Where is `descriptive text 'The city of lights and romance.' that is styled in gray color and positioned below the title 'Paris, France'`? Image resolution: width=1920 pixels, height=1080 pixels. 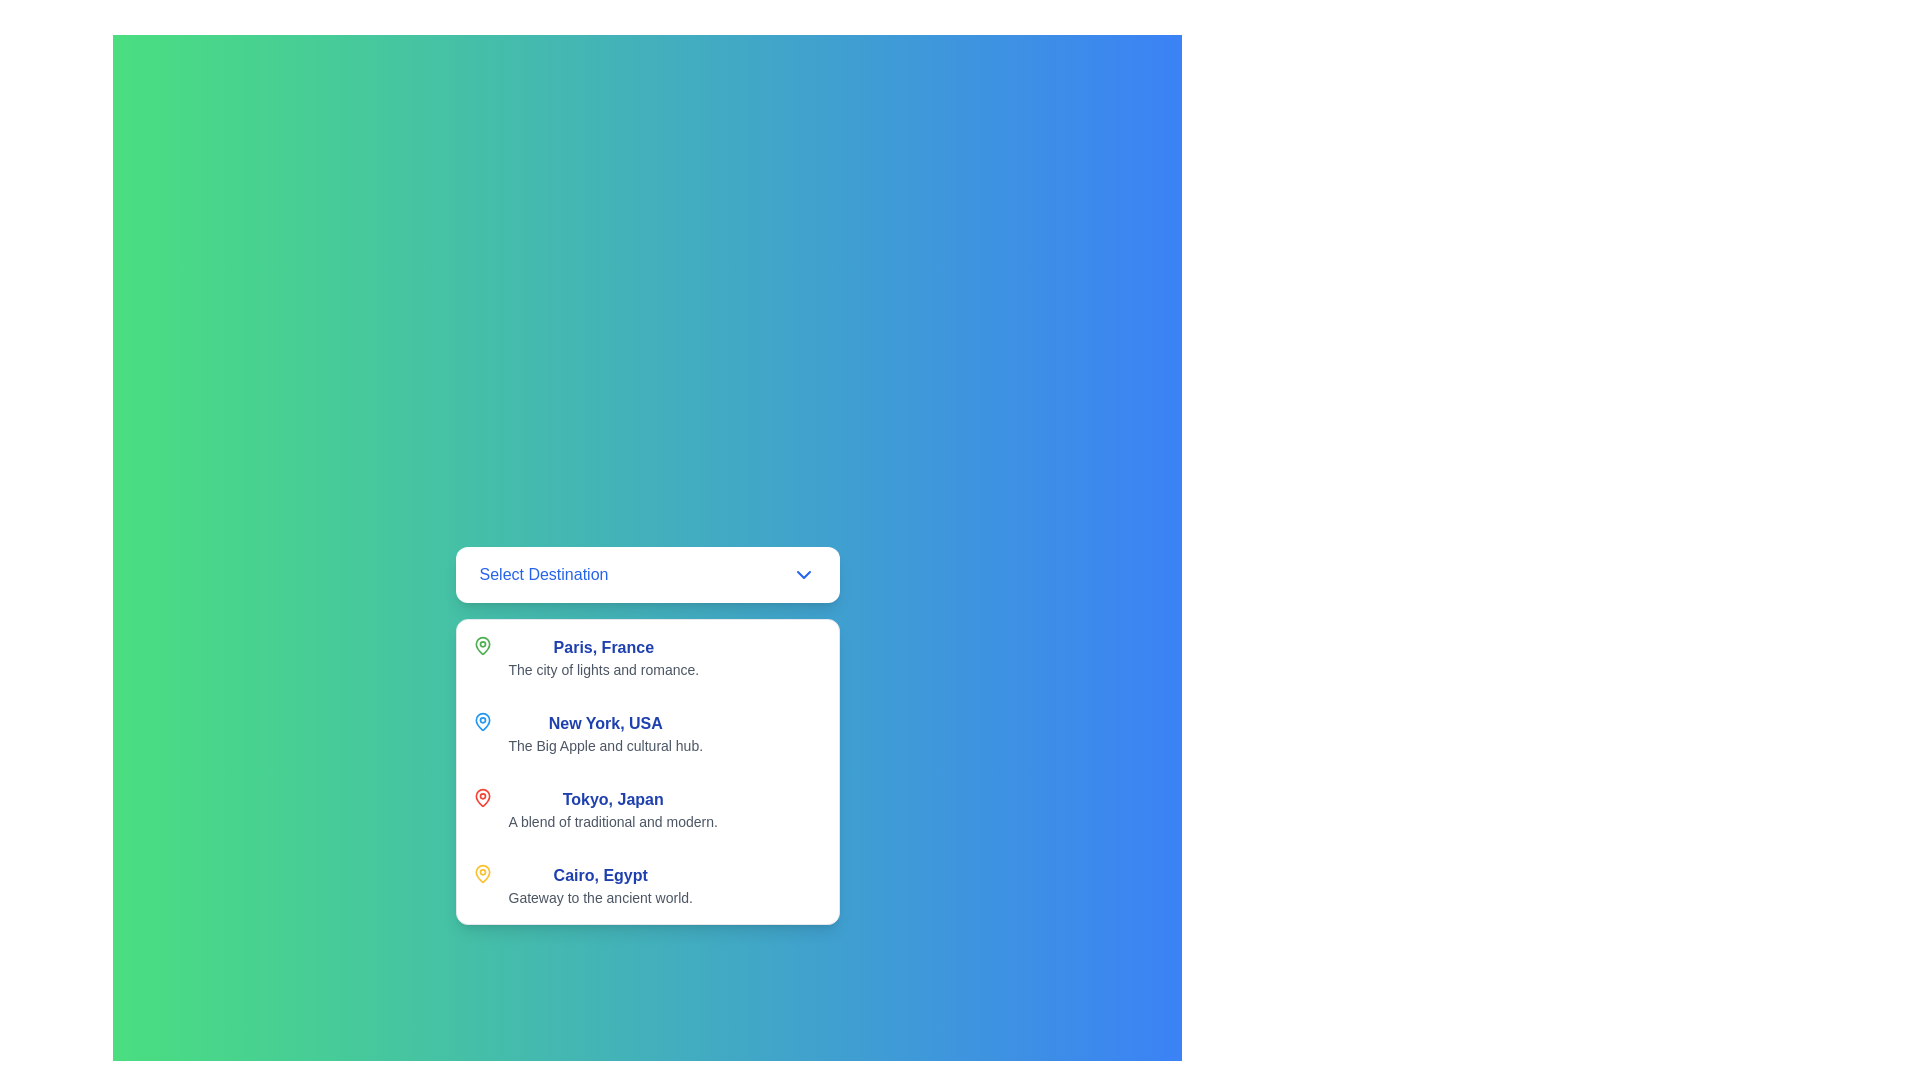
descriptive text 'The city of lights and romance.' that is styled in gray color and positioned below the title 'Paris, France' is located at coordinates (602, 670).